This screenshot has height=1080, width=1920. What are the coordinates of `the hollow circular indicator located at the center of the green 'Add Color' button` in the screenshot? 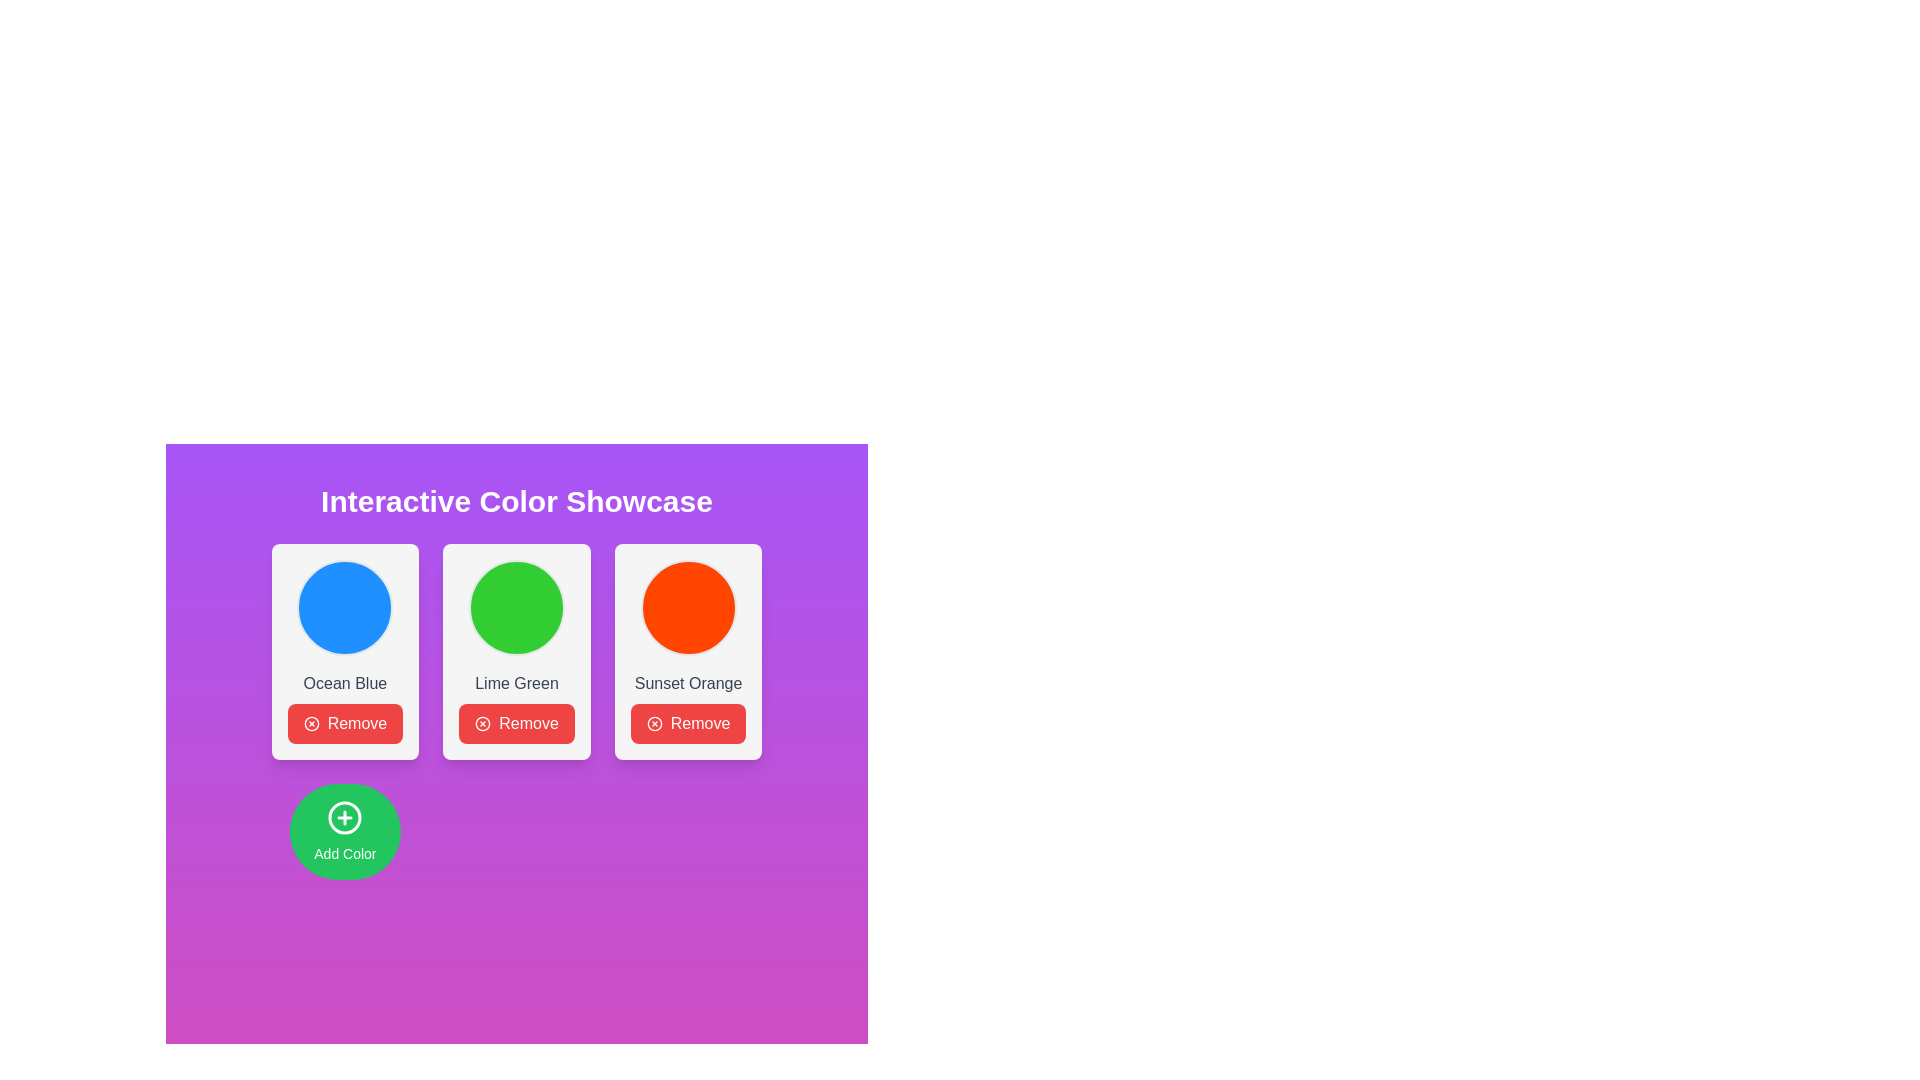 It's located at (345, 817).